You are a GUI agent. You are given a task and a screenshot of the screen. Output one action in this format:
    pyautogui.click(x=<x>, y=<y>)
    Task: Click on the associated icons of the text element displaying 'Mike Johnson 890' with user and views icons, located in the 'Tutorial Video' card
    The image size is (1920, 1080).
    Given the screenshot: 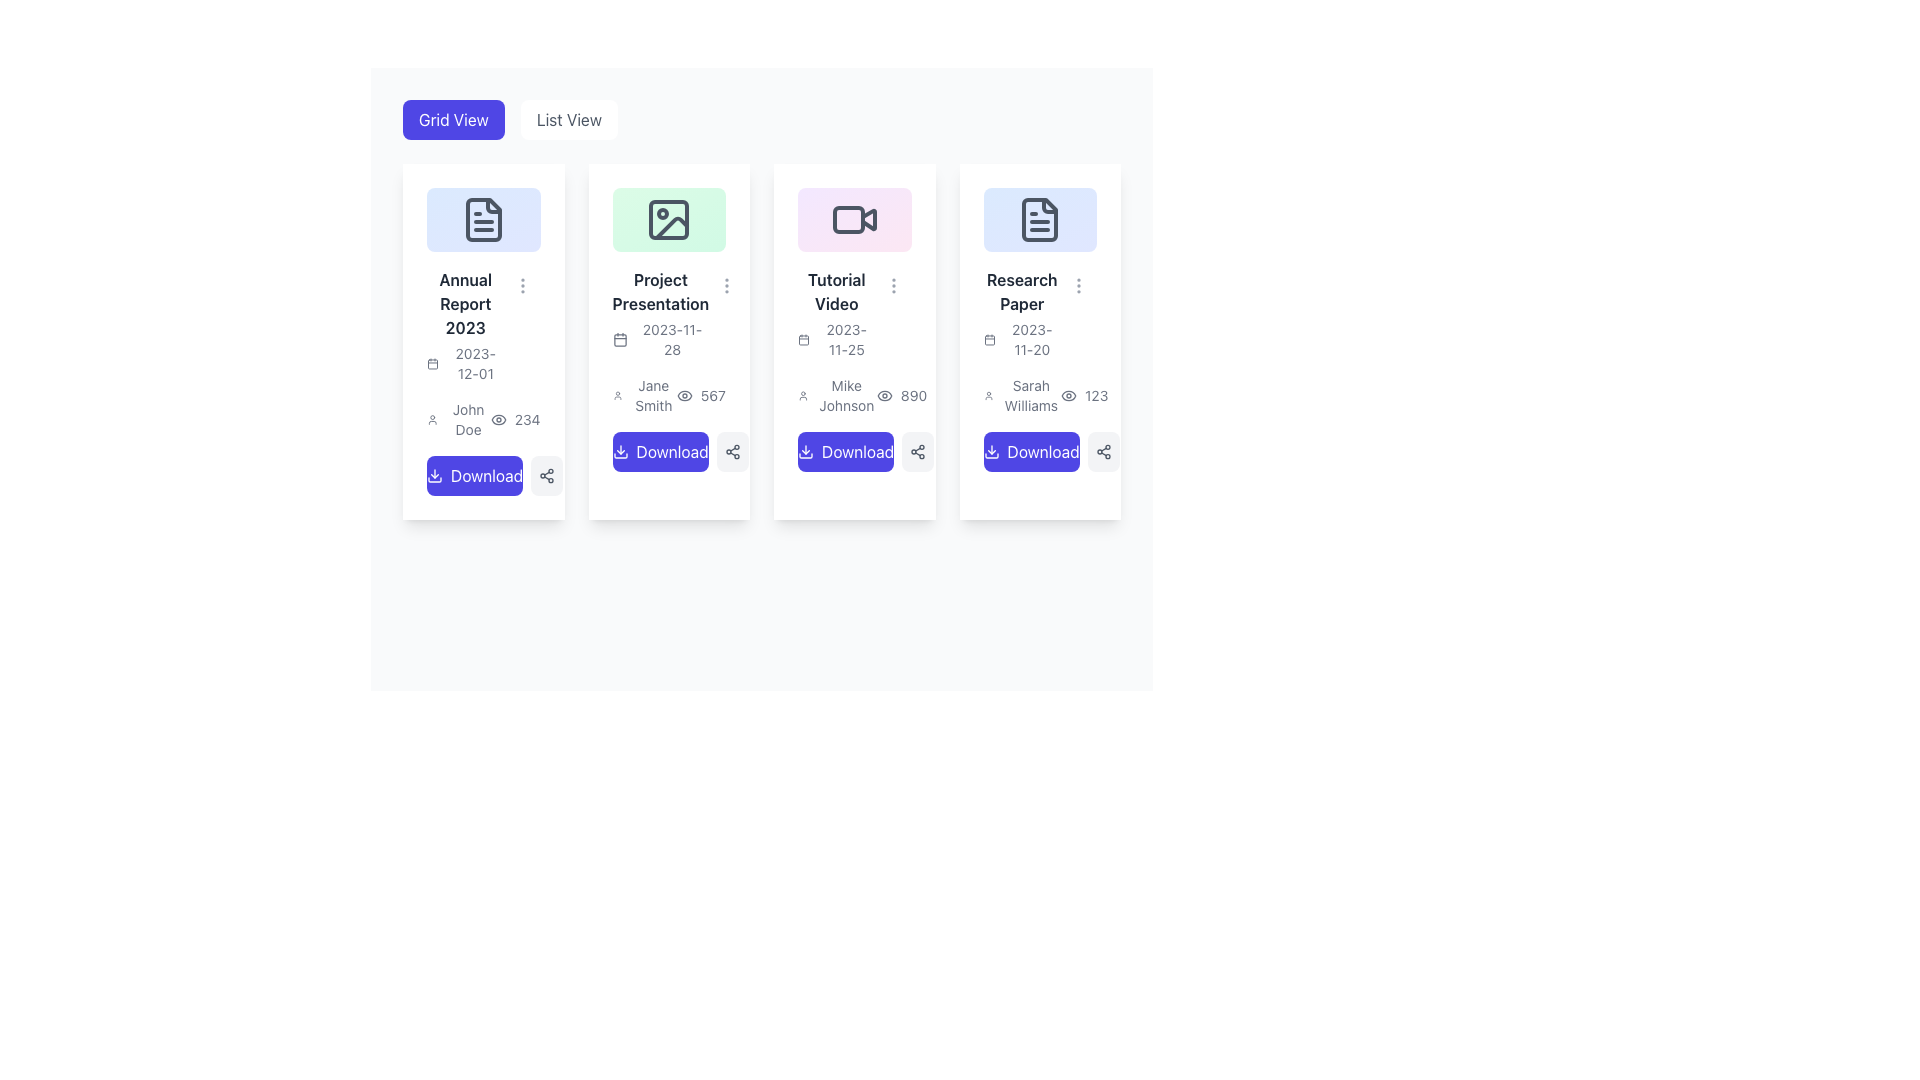 What is the action you would take?
    pyautogui.click(x=854, y=395)
    